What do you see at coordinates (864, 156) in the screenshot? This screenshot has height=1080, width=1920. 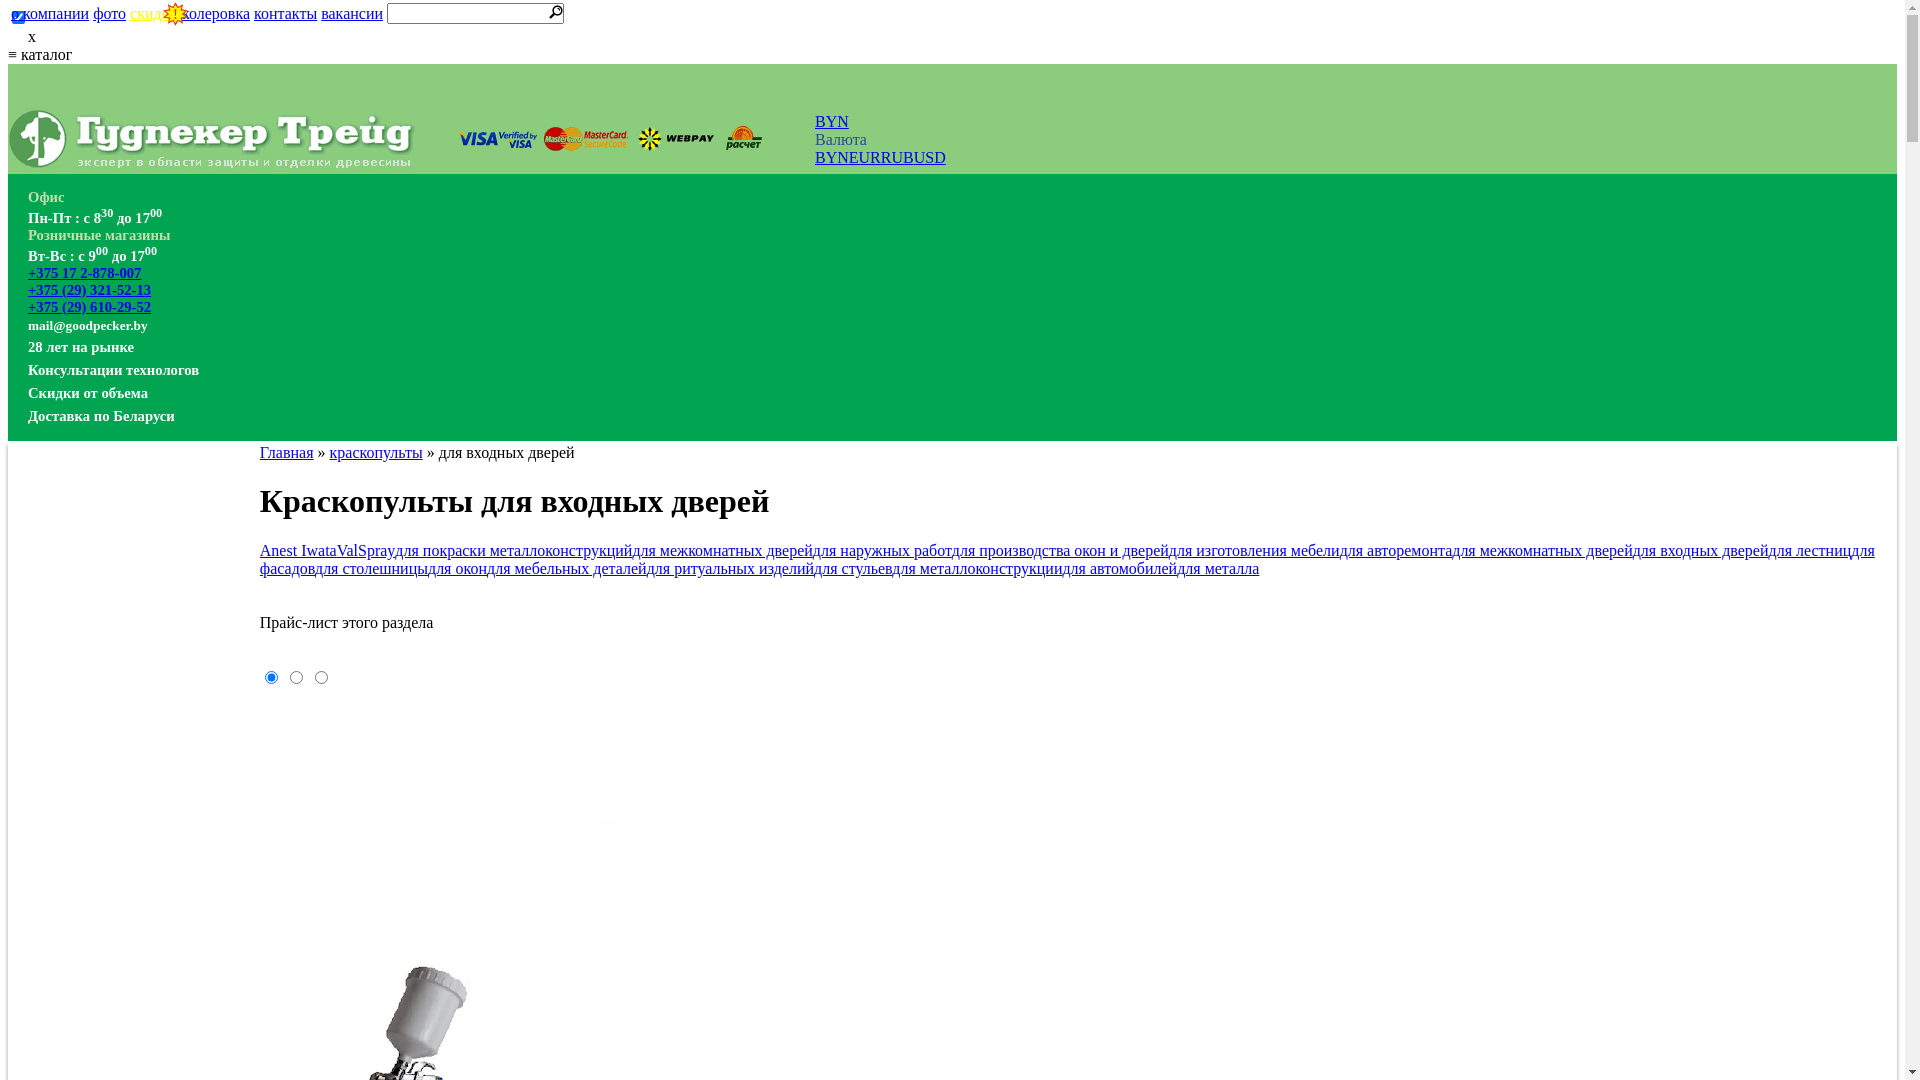 I see `'EUR'` at bounding box center [864, 156].